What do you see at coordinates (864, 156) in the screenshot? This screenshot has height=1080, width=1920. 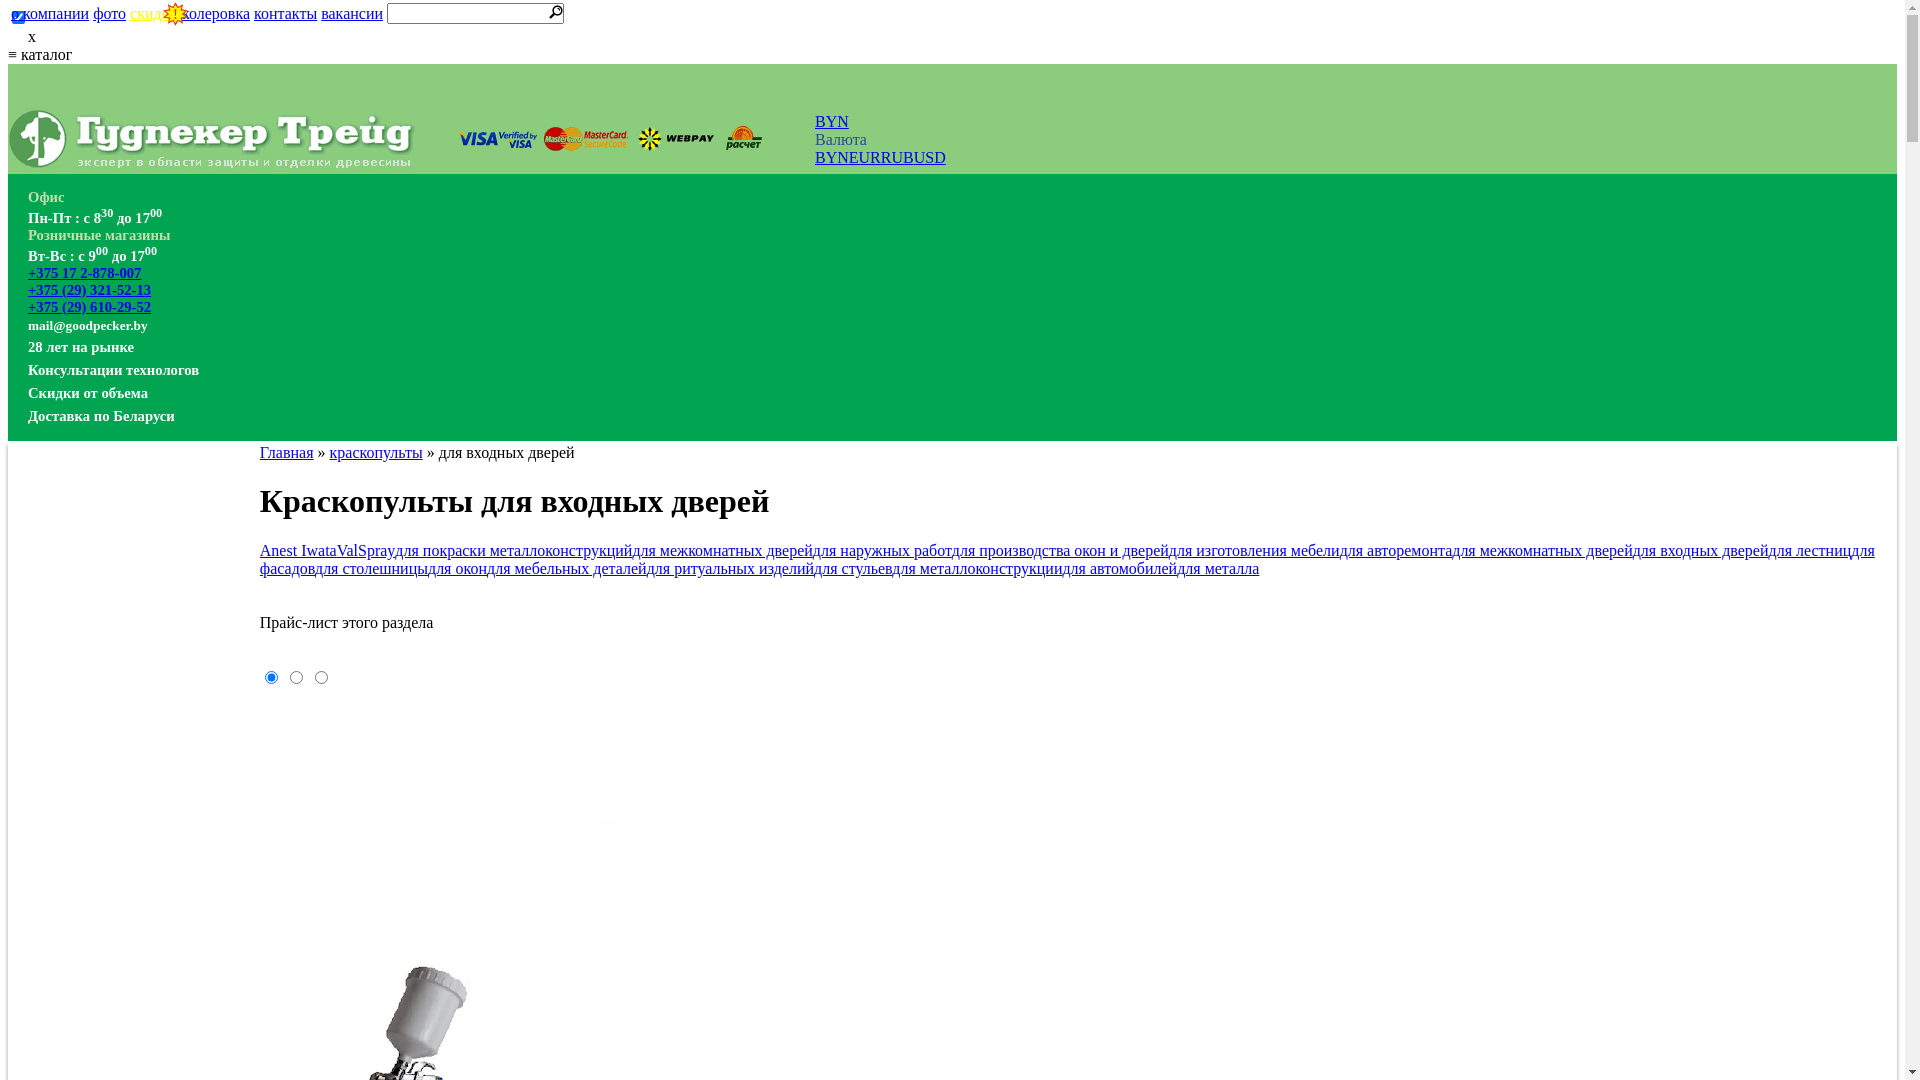 I see `'EUR'` at bounding box center [864, 156].